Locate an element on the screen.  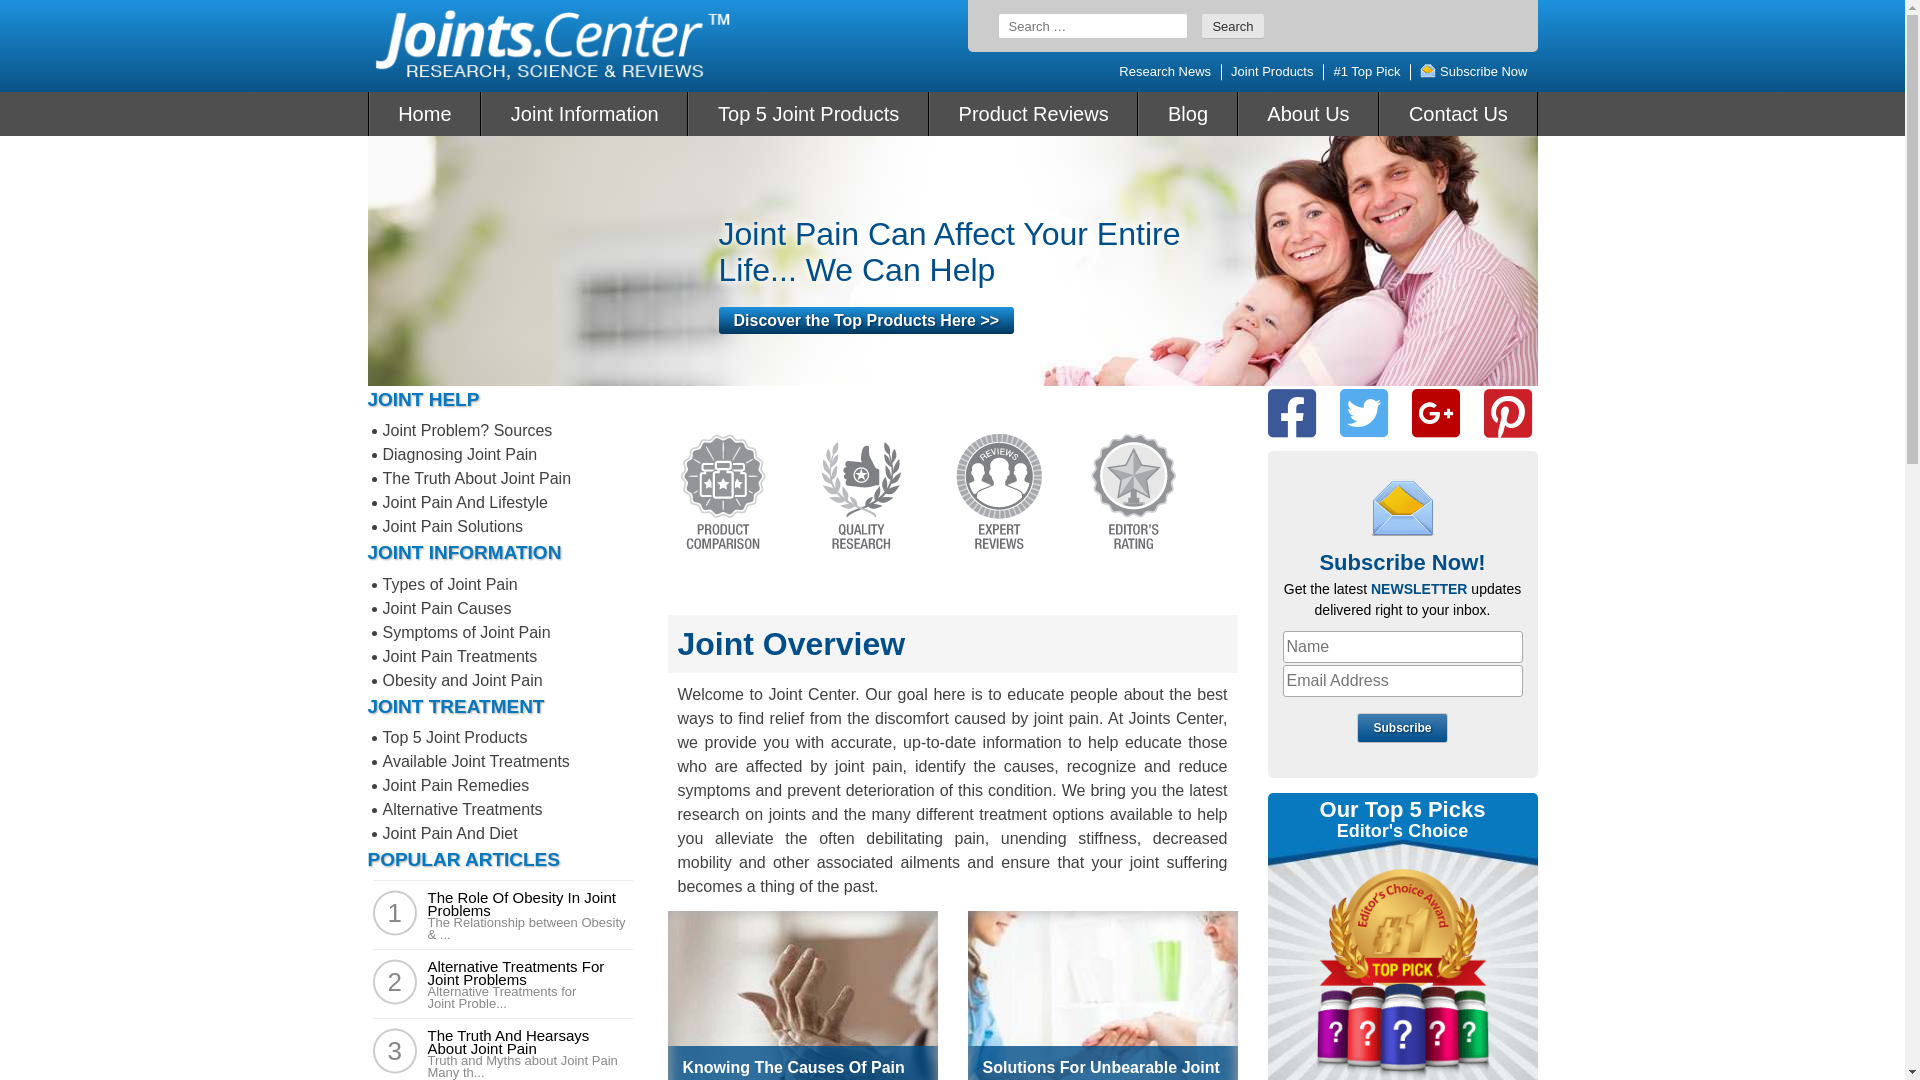
'Joint Pain Causes' is located at coordinates (445, 607).